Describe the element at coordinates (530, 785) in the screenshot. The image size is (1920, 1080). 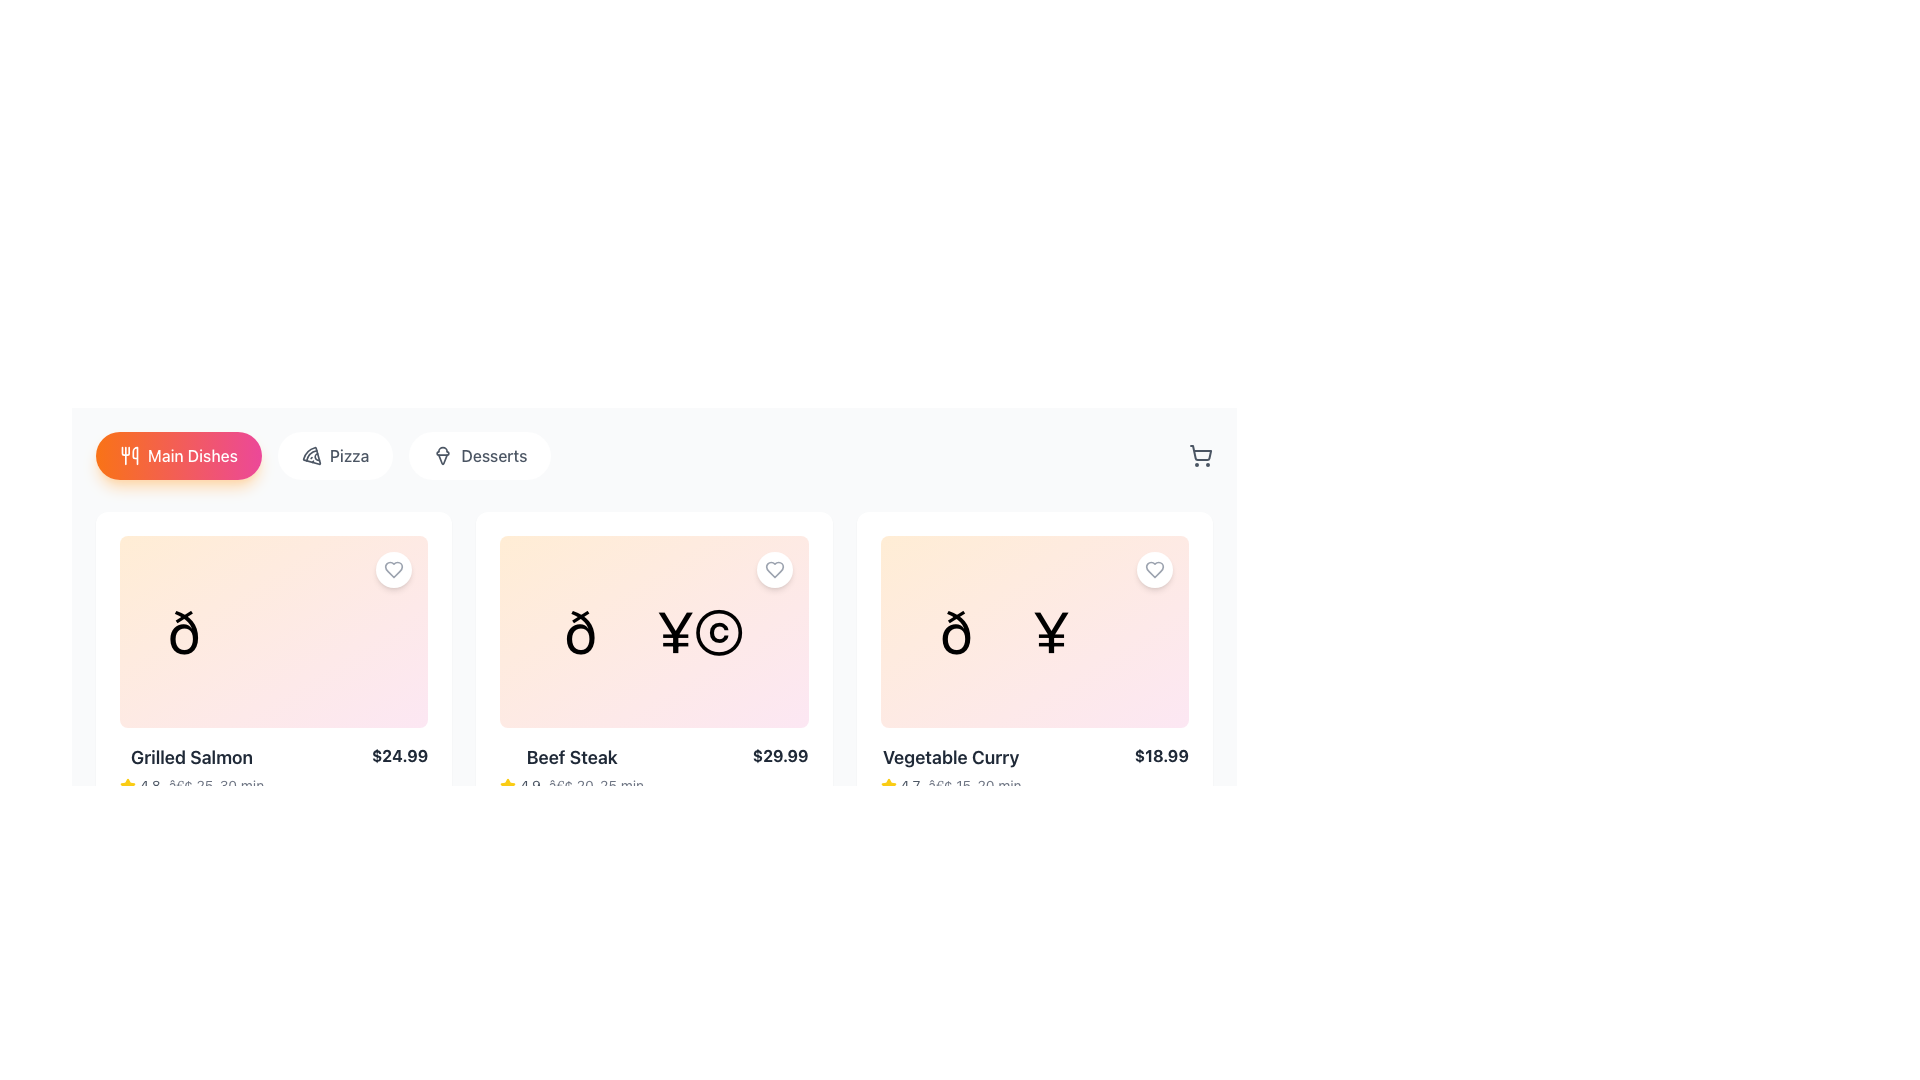
I see `the text label displaying the rating value for the 'Beef Steak' item, which is located below the 'Beef Steak' label in the second card of the menu grid, aligned to the right of the yellow star icon` at that location.